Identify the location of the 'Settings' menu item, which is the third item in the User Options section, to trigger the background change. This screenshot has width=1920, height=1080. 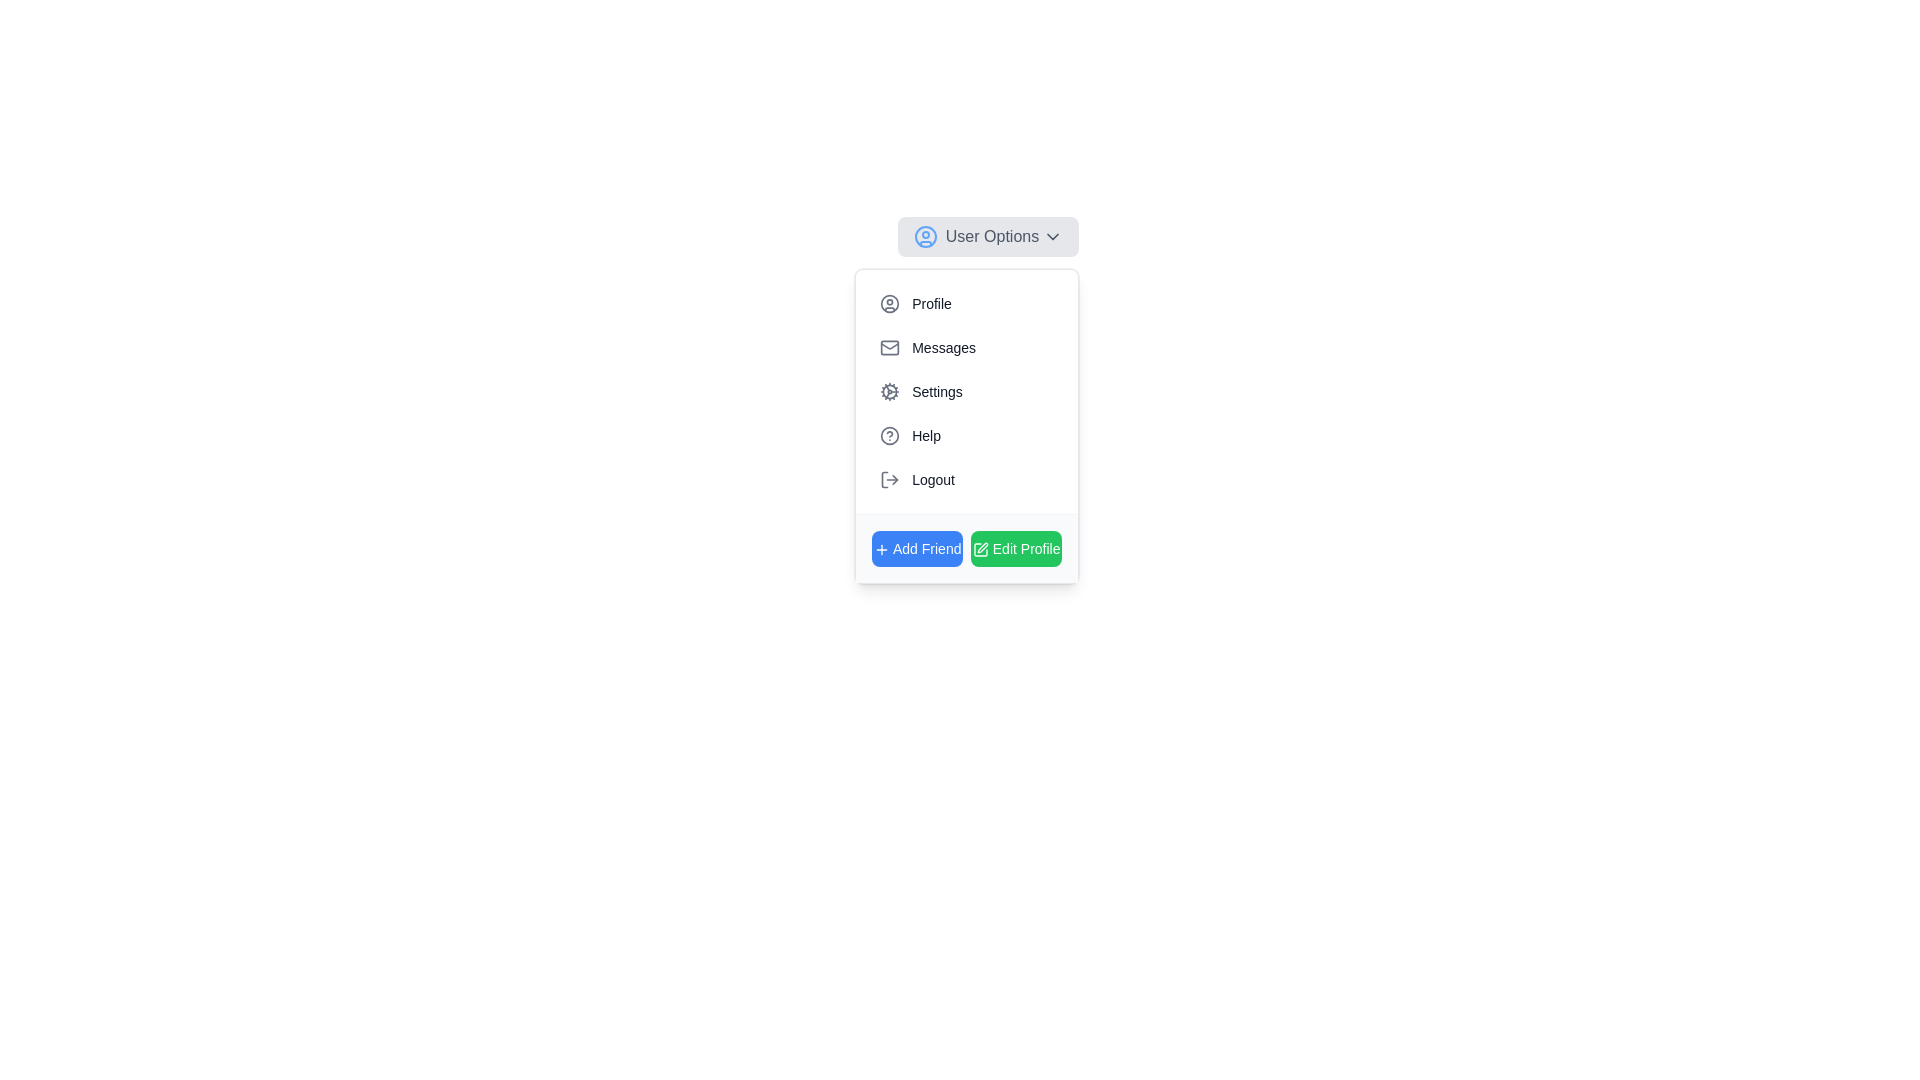
(967, 392).